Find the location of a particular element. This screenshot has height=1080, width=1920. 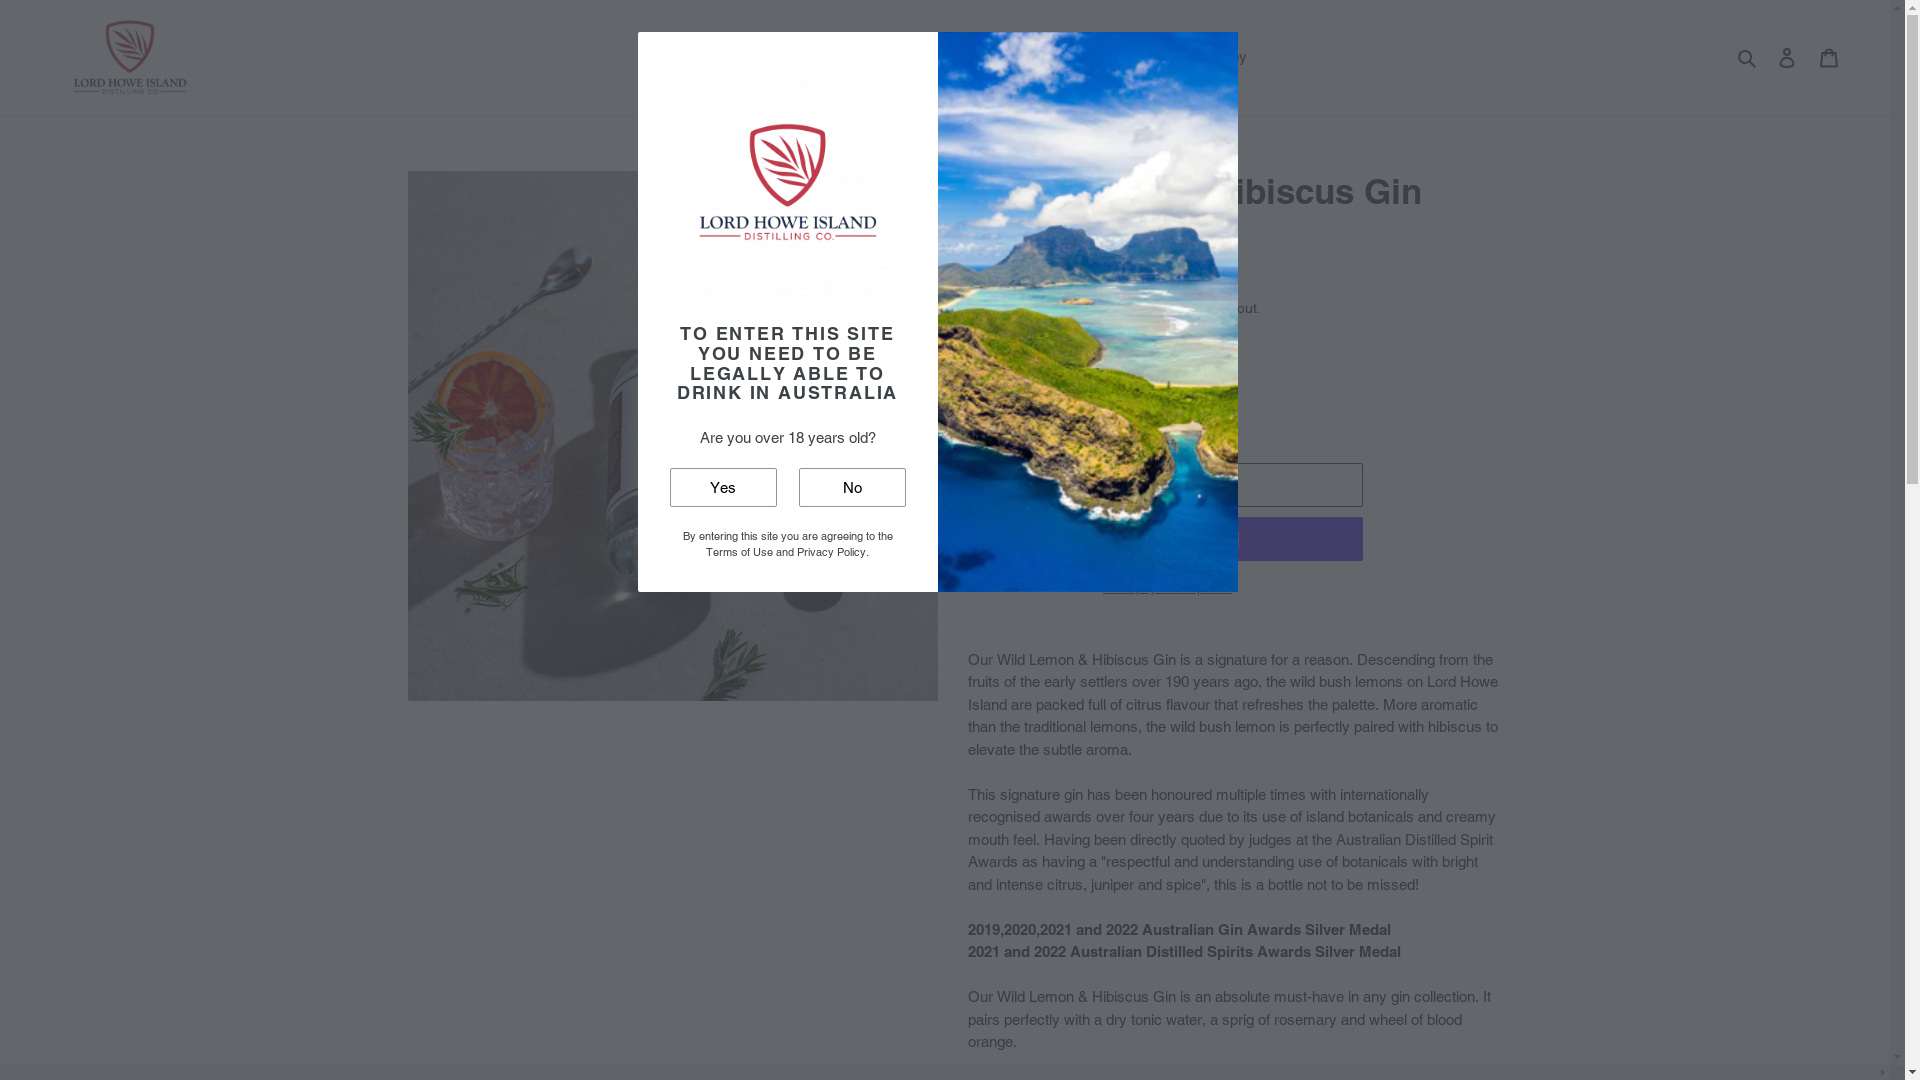

'Spirits' is located at coordinates (741, 56).